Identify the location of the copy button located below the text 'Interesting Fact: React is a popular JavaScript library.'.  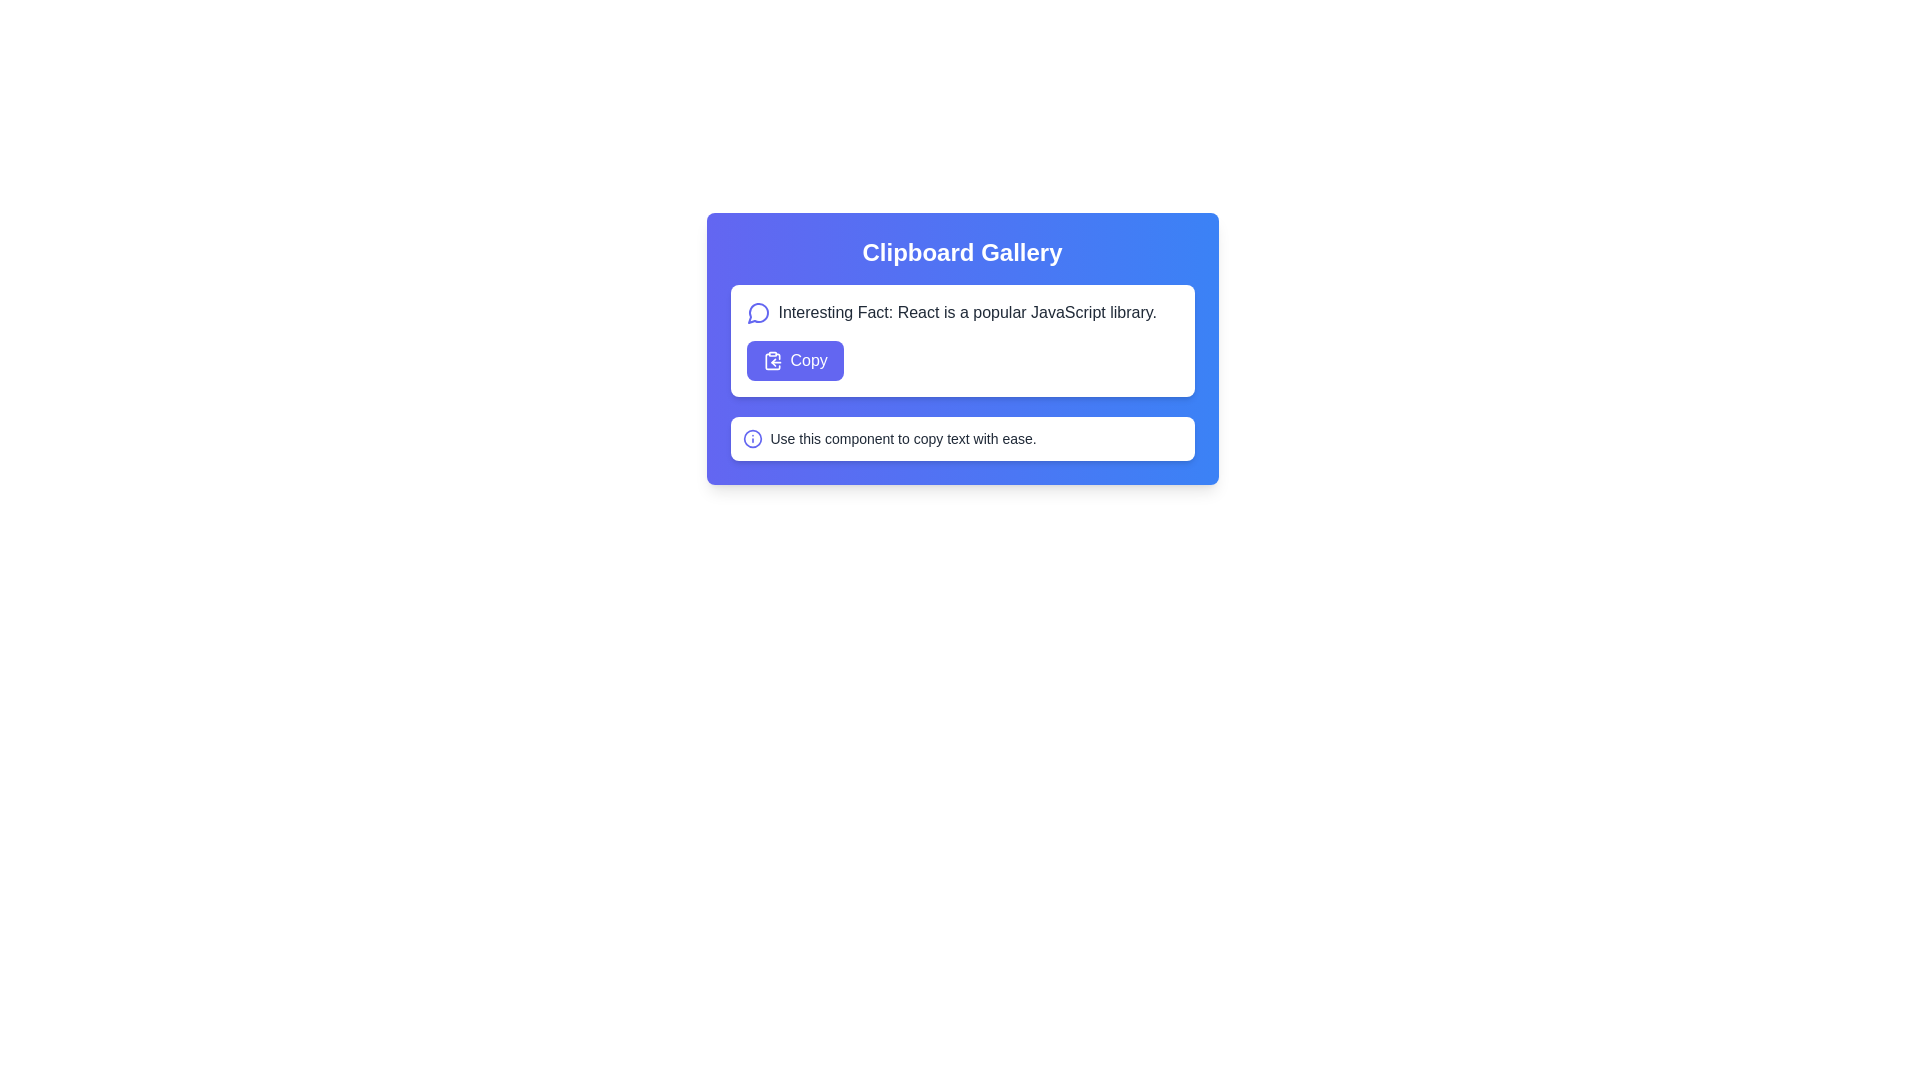
(794, 361).